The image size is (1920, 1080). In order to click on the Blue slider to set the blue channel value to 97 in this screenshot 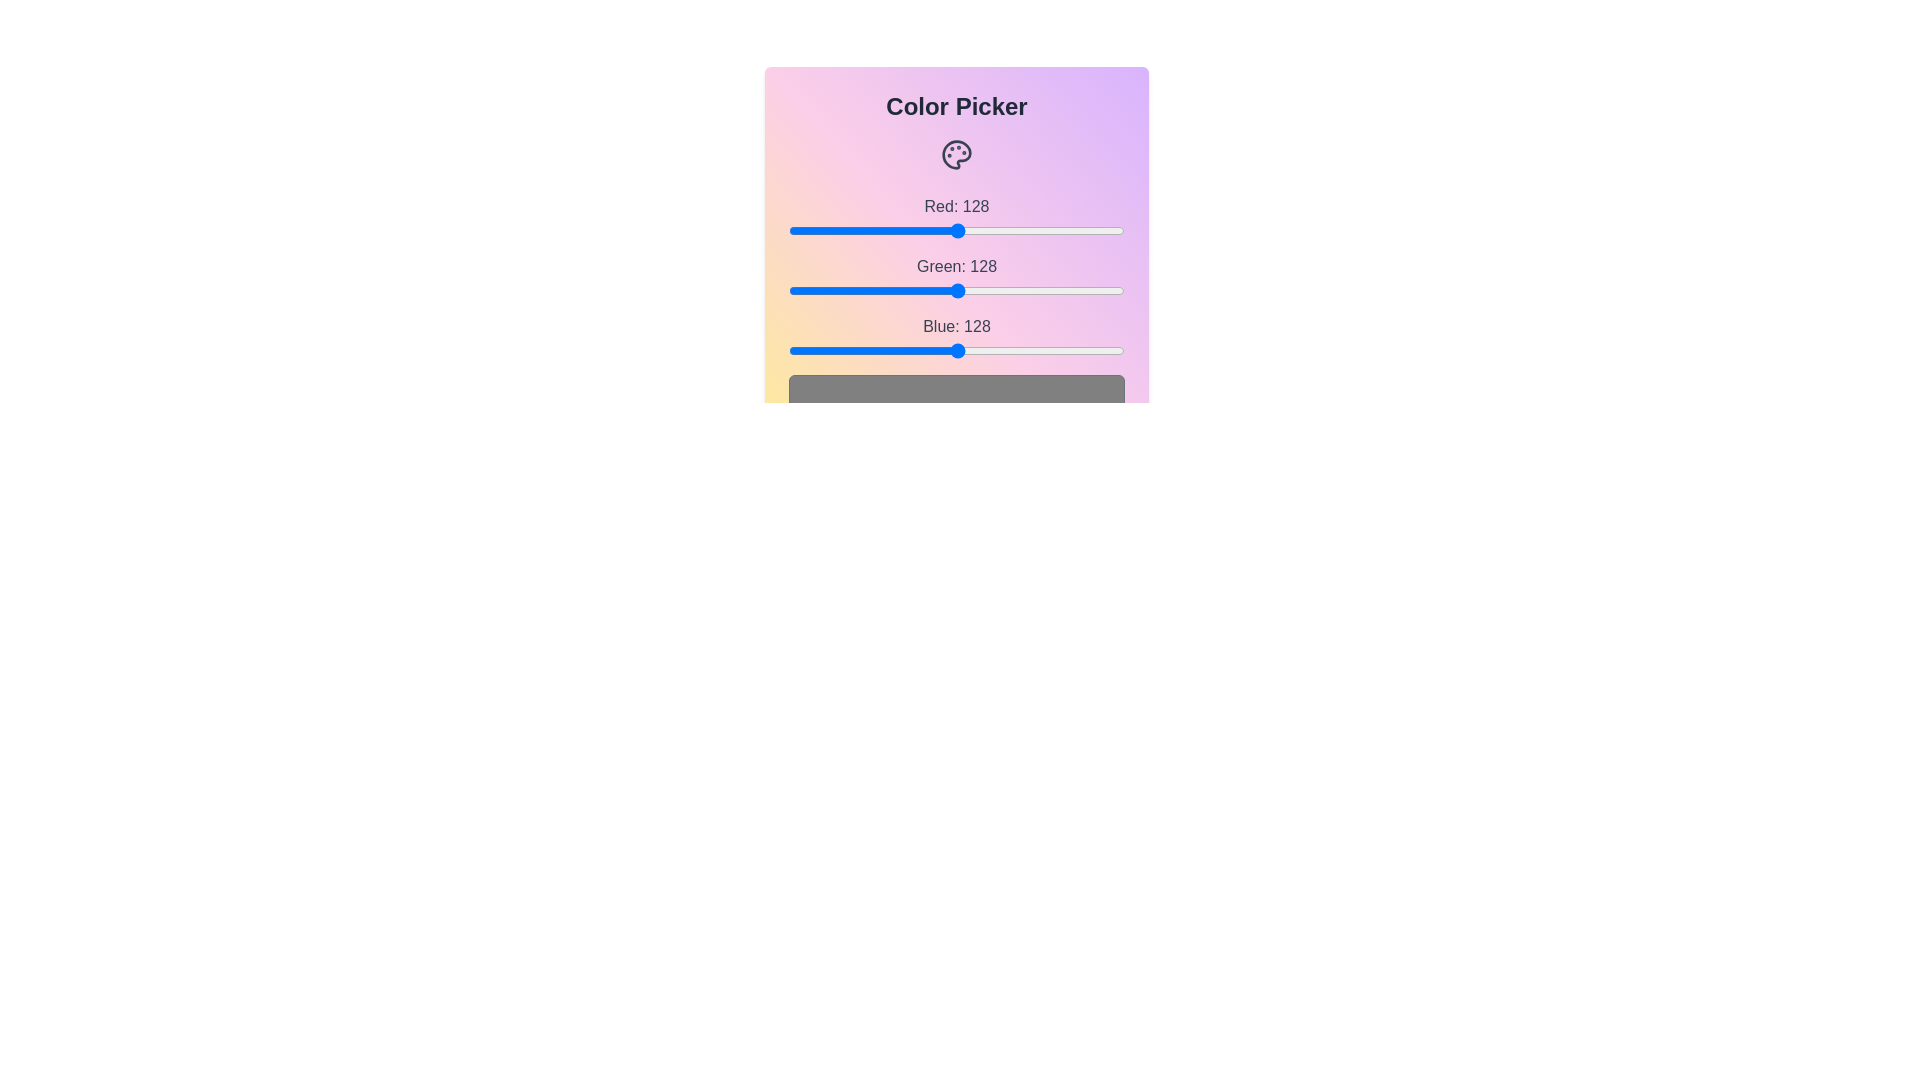, I will do `click(915, 350)`.